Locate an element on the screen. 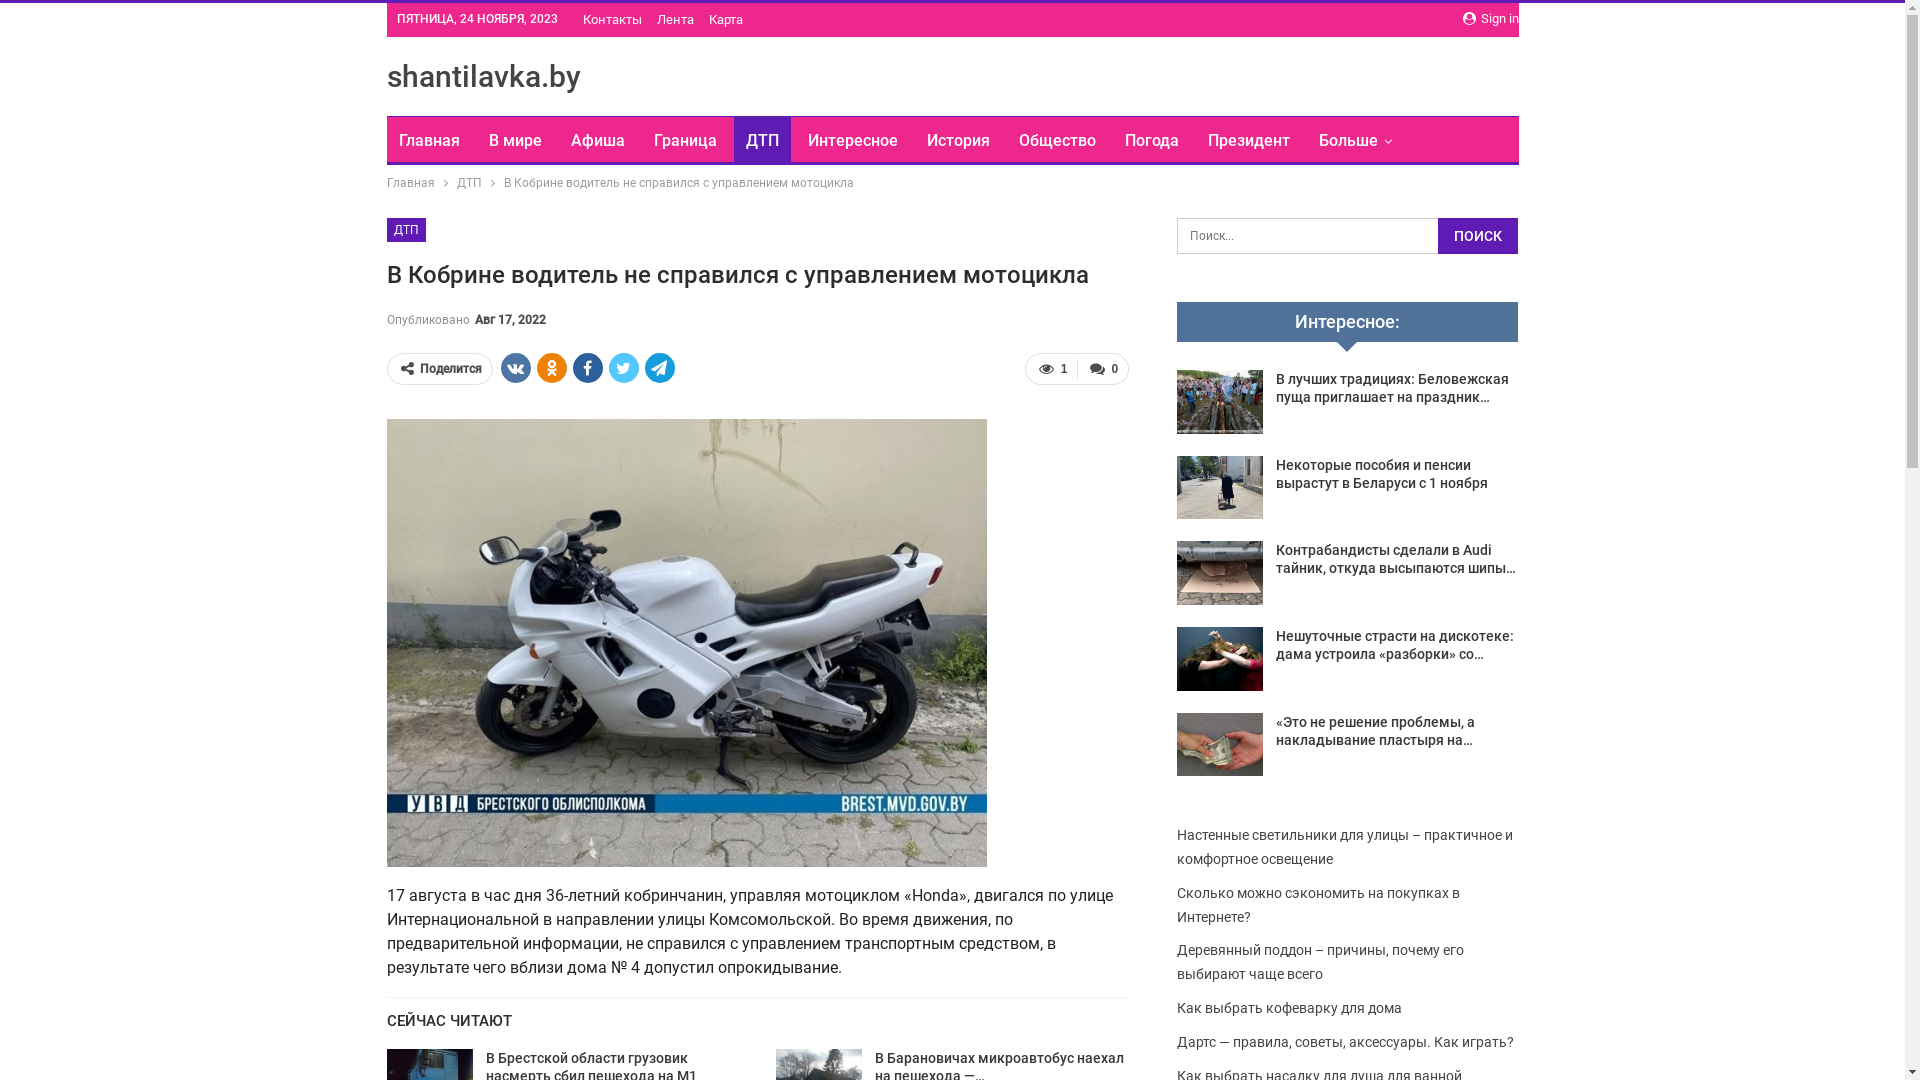 This screenshot has height=1080, width=1920. 'Sign in' is located at coordinates (1489, 19).